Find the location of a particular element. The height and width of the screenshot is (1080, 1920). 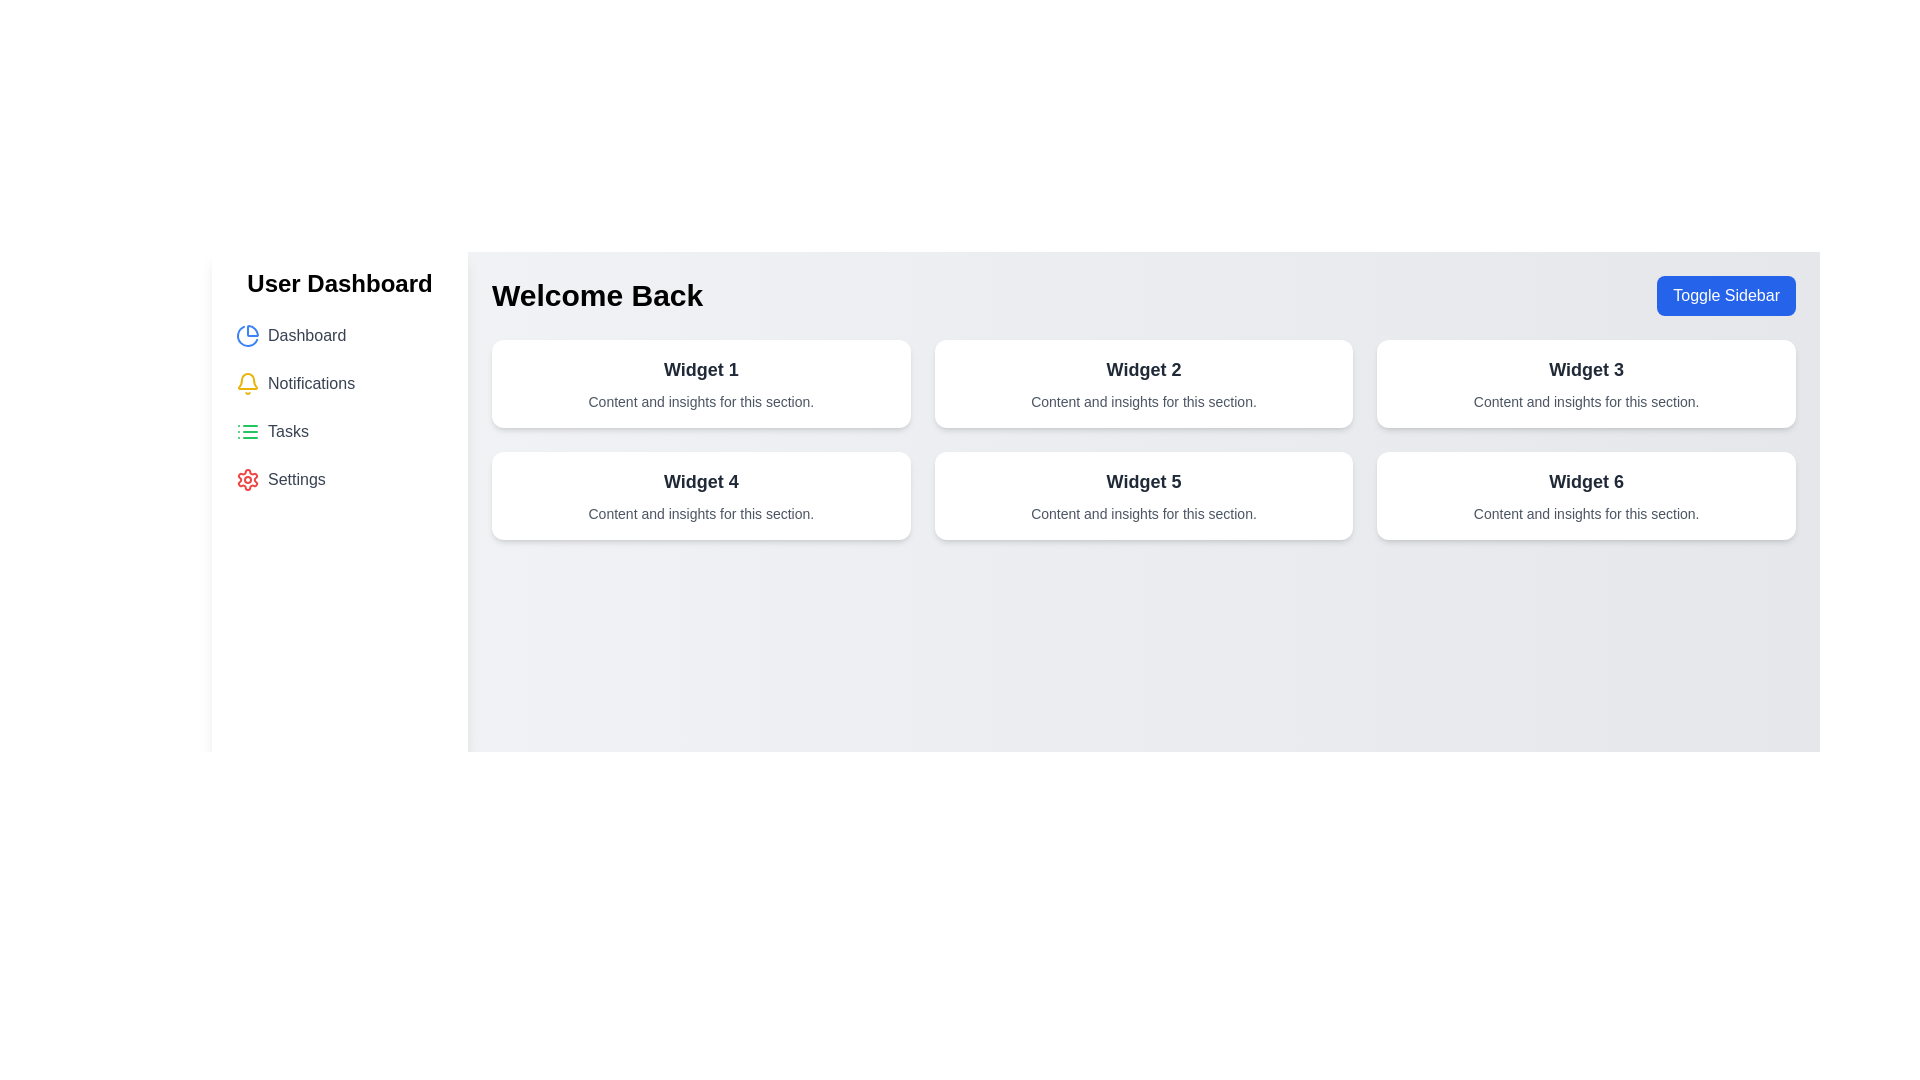

descriptive text label located below the header text 'Widget 5' in the second row, second column of the grid layout is located at coordinates (1143, 512).